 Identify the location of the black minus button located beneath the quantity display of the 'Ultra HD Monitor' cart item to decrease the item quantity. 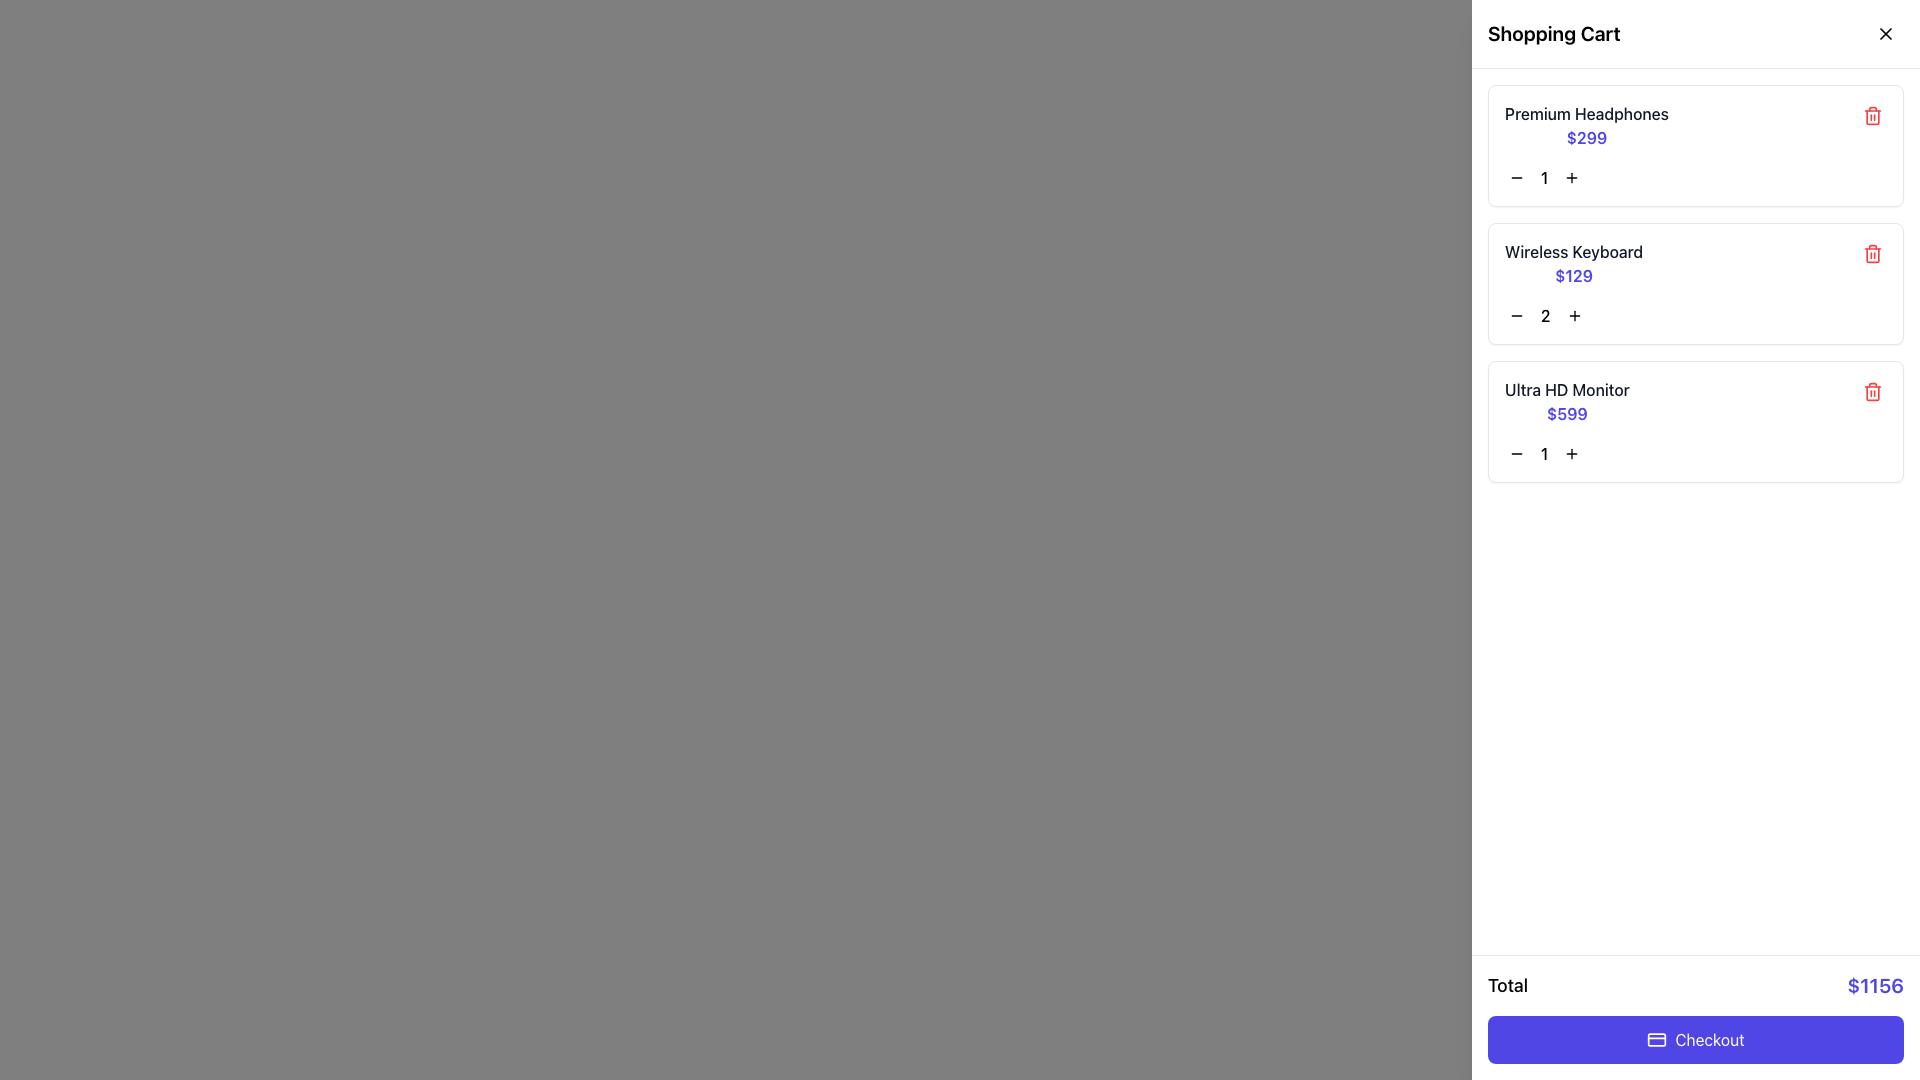
(1516, 454).